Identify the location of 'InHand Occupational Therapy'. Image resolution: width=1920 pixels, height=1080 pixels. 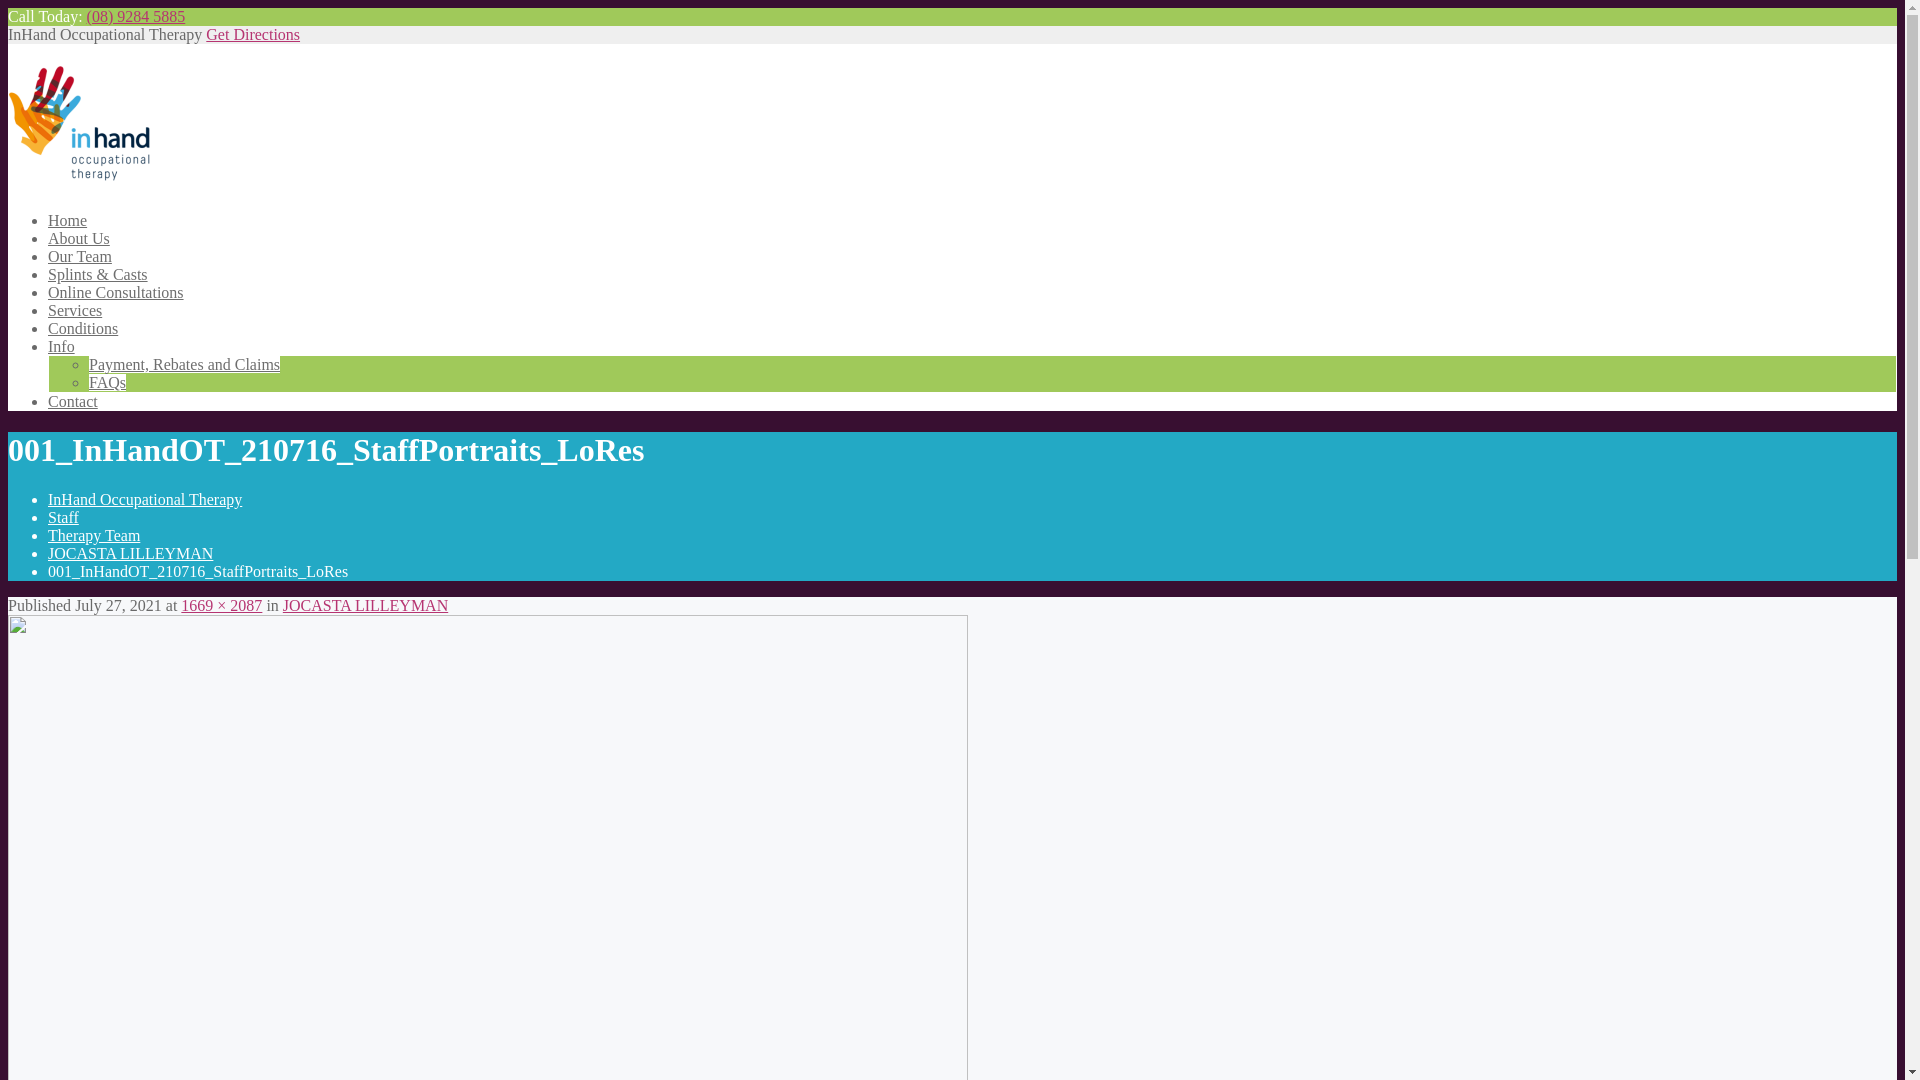
(79, 169).